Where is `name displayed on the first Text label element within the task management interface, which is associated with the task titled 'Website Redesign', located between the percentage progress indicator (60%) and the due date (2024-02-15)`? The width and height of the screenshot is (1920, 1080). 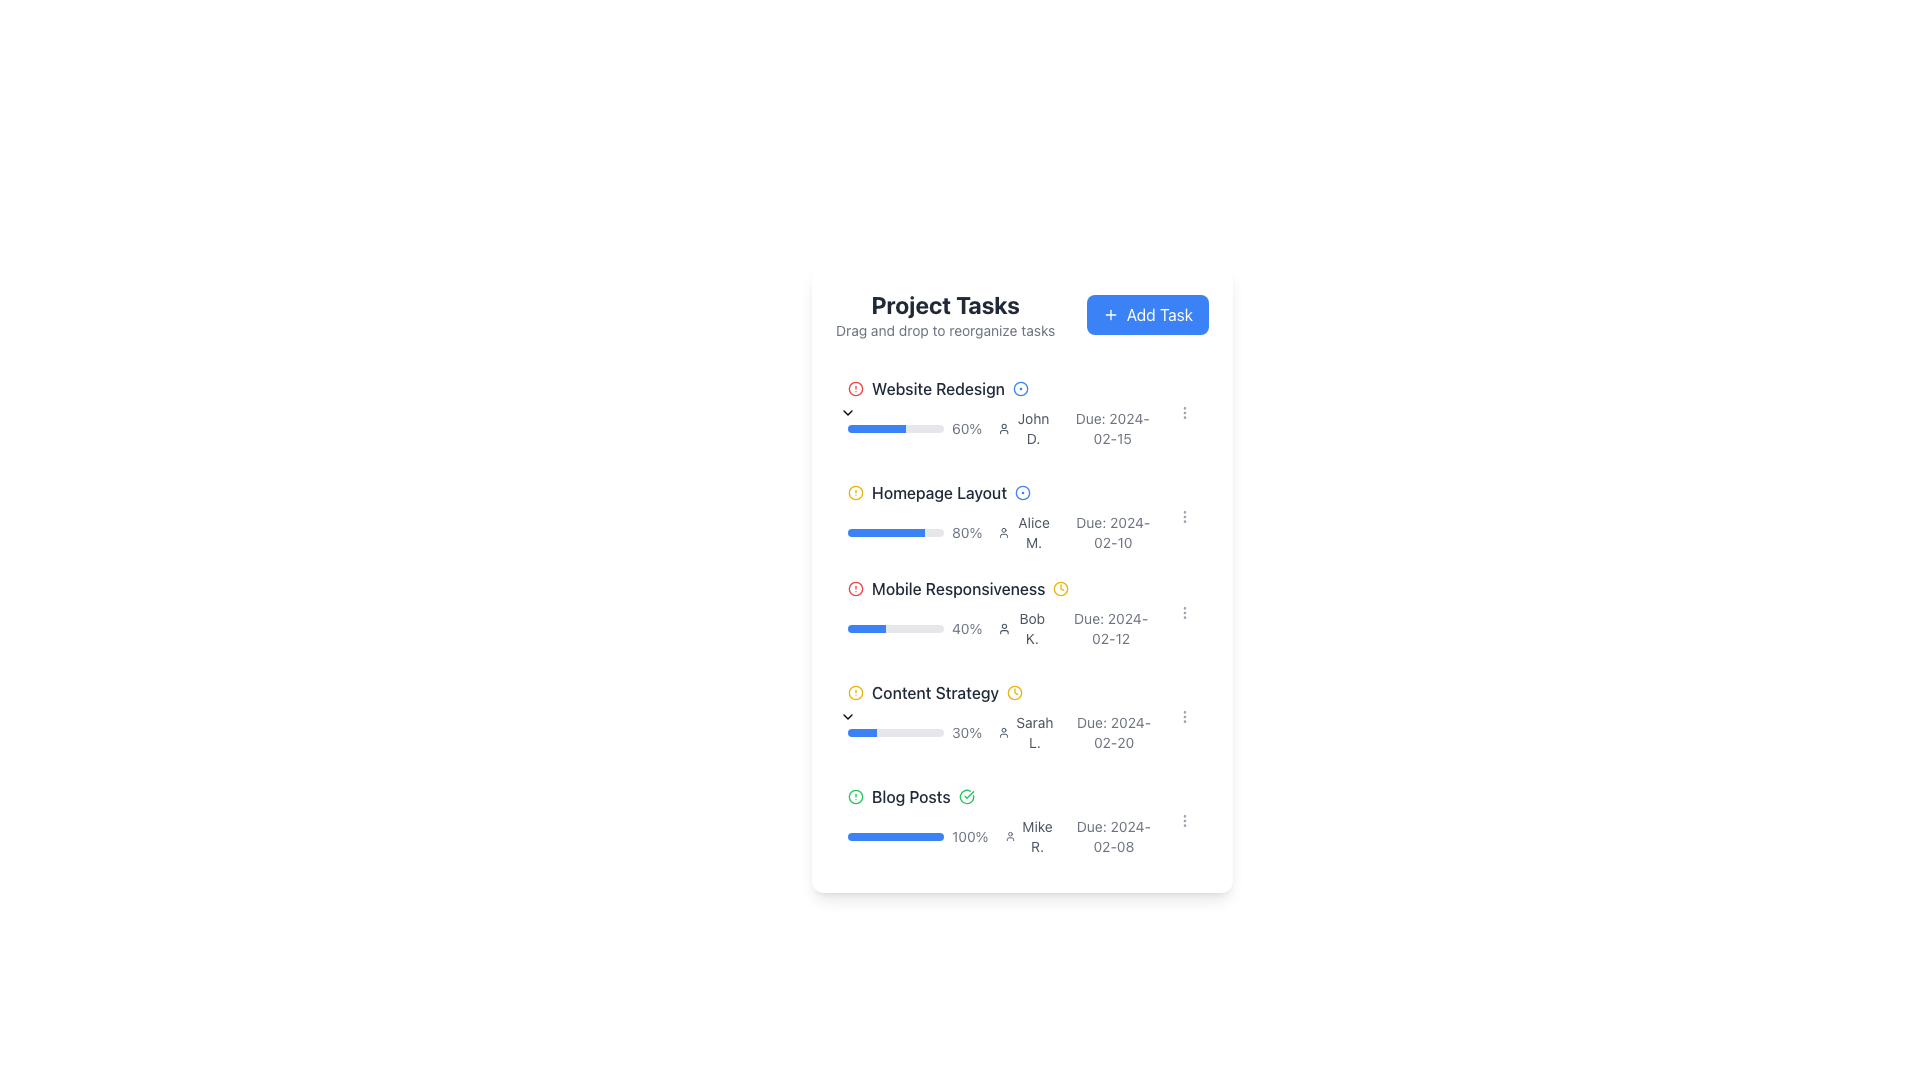
name displayed on the first Text label element within the task management interface, which is associated with the task titled 'Website Redesign', located between the percentage progress indicator (60%) and the due date (2024-02-15) is located at coordinates (1025, 427).